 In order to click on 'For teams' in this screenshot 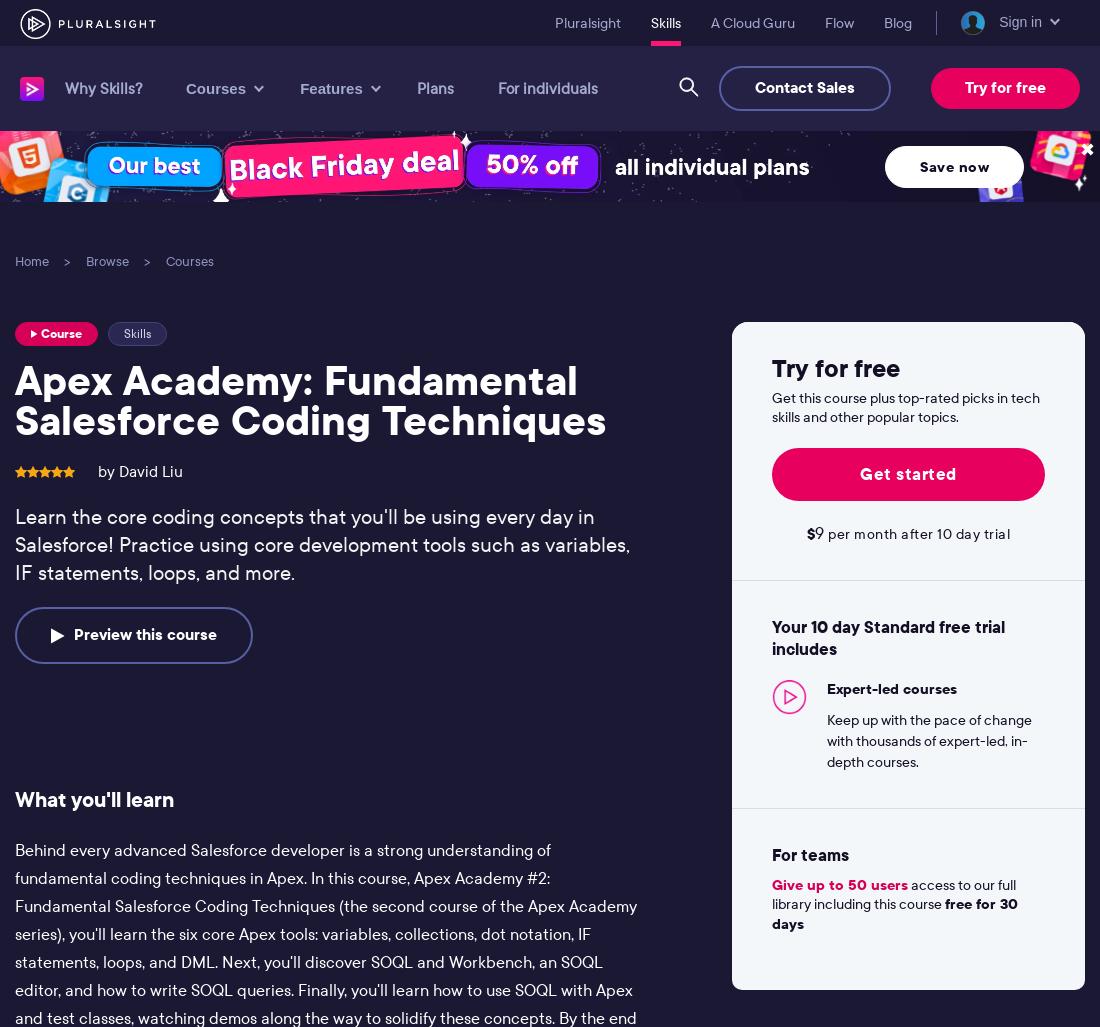, I will do `click(809, 853)`.